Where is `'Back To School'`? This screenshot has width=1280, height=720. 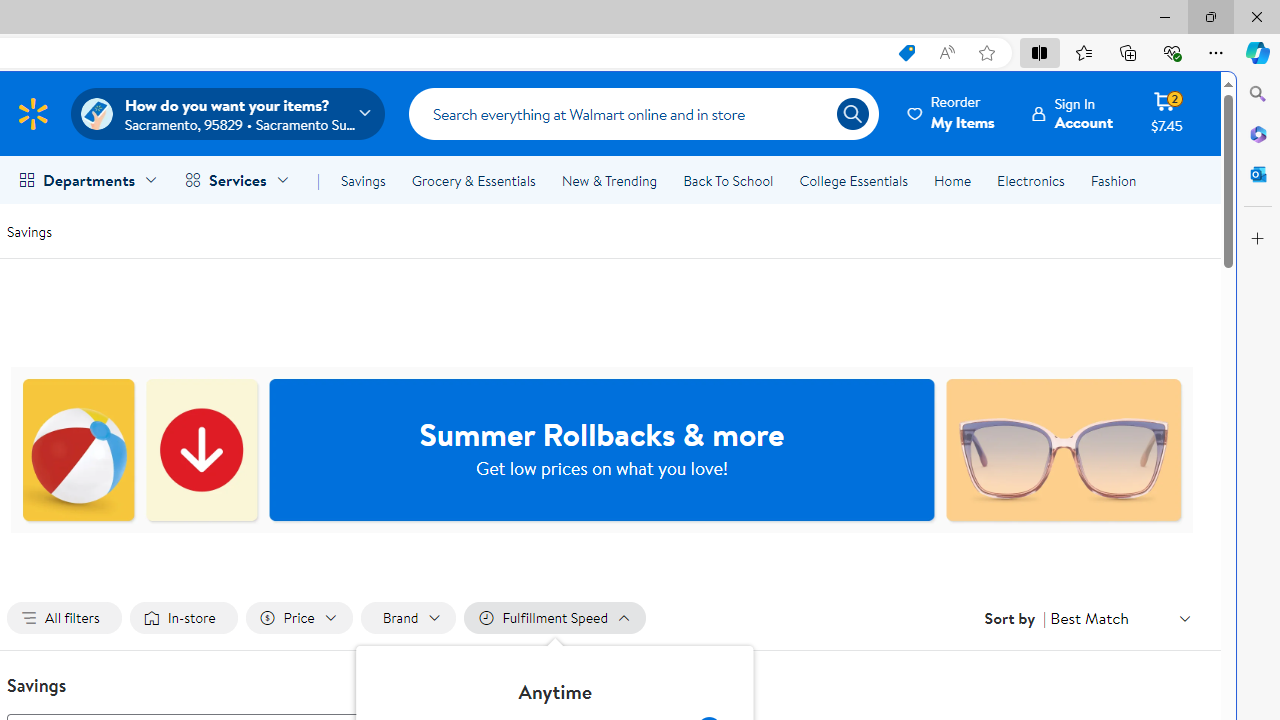 'Back To School' is located at coordinates (727, 181).